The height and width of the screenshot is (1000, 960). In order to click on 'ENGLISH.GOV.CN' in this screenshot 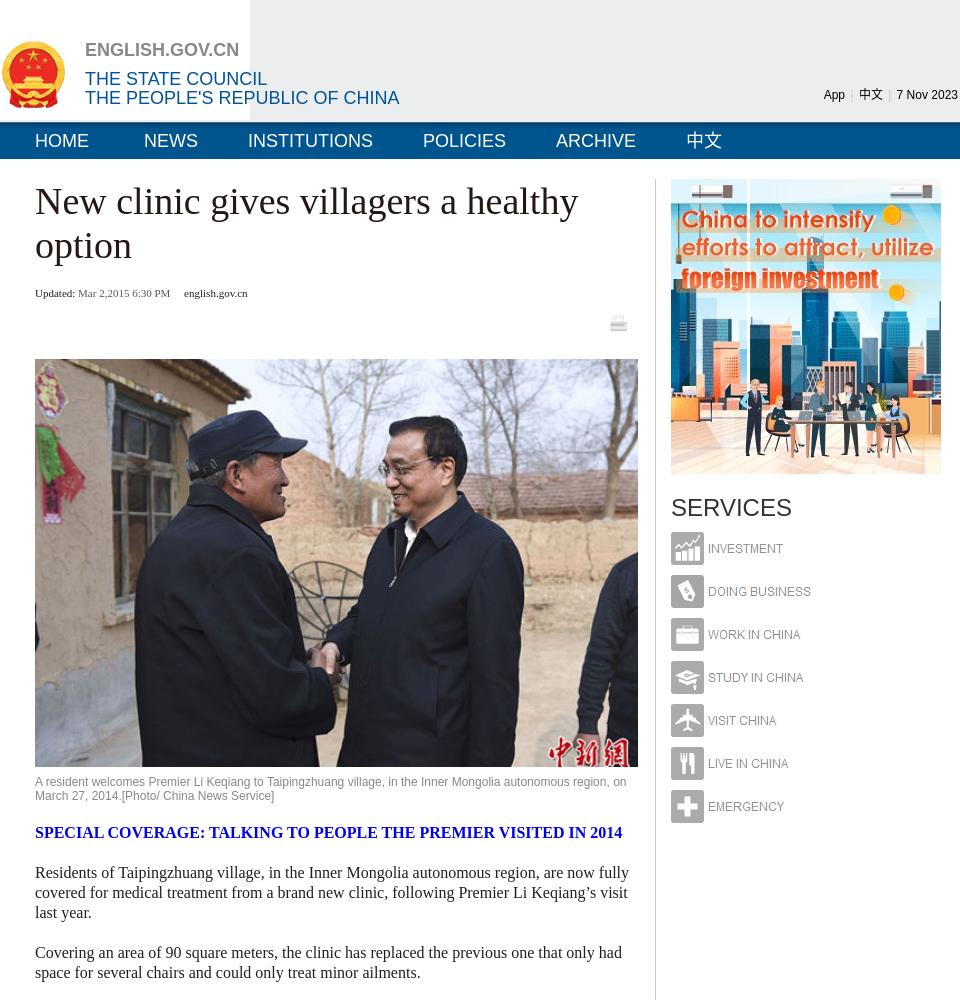, I will do `click(161, 50)`.